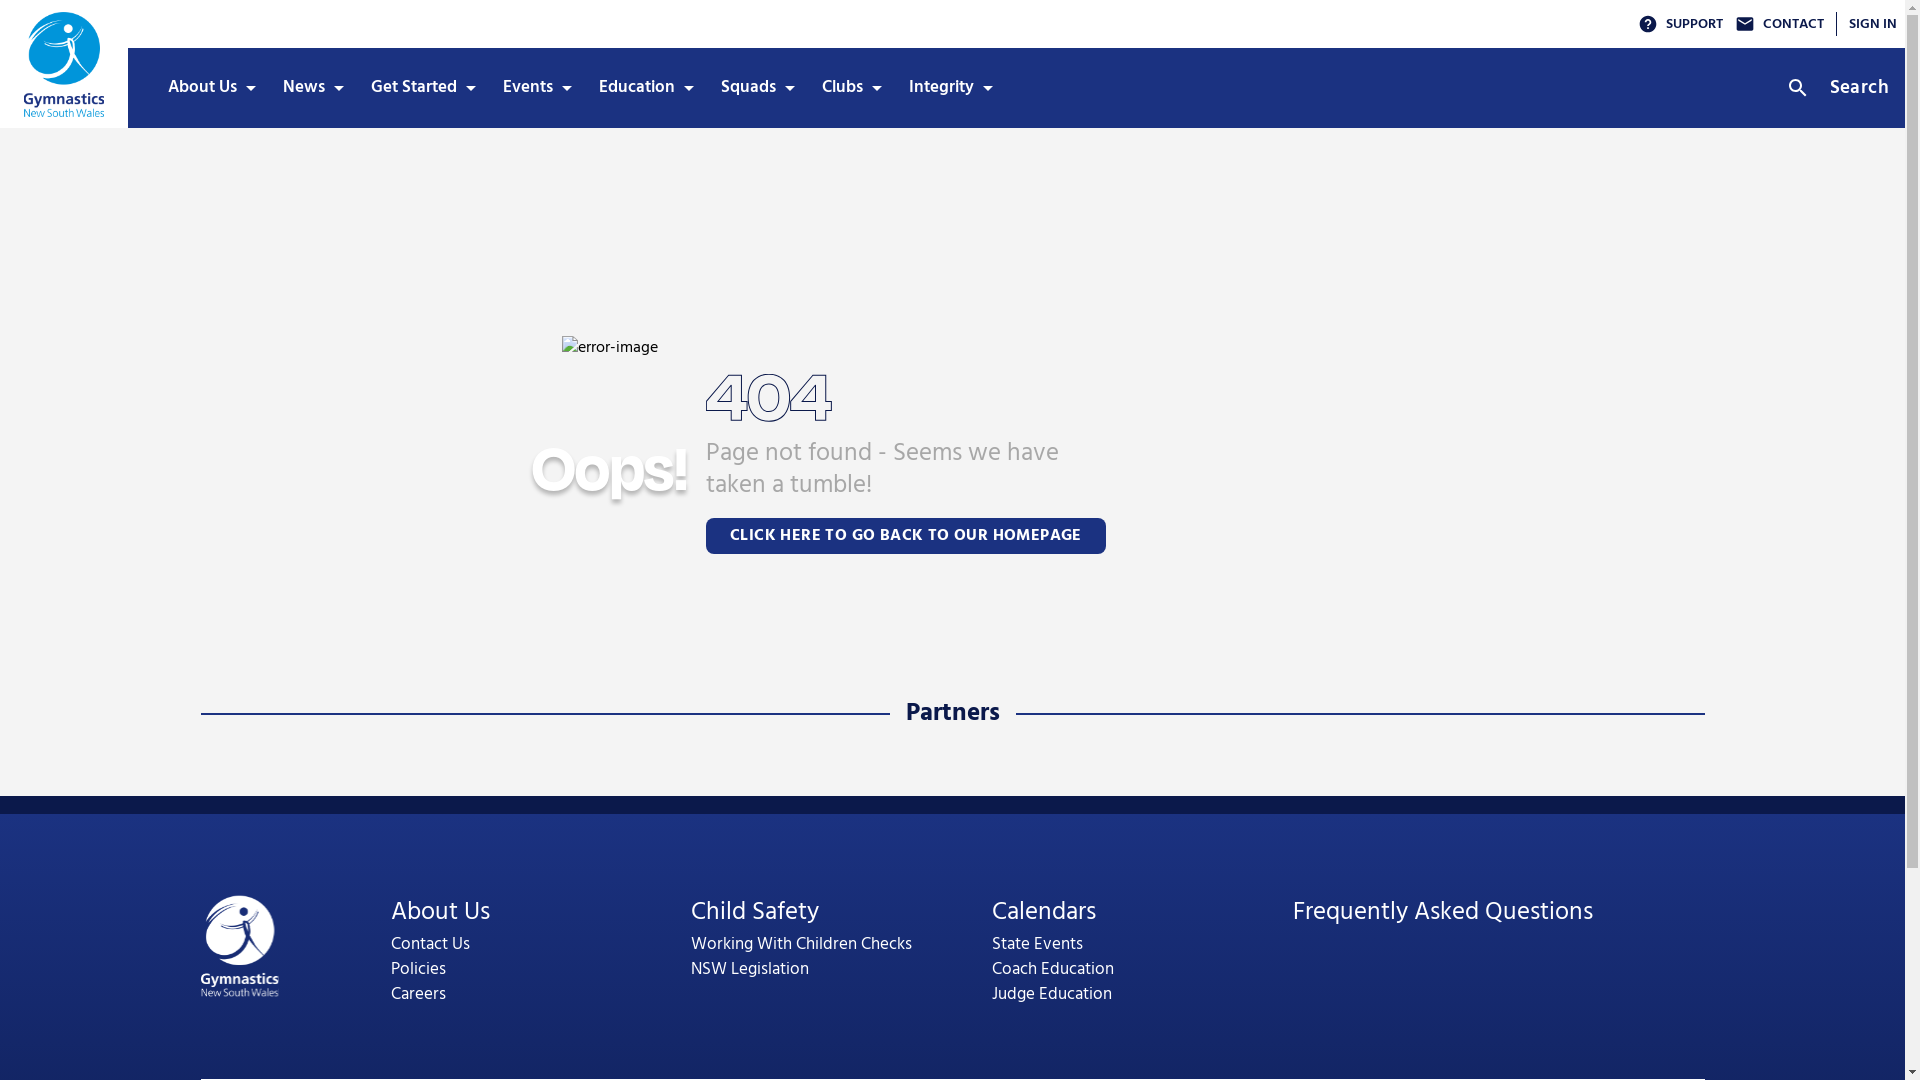 The width and height of the screenshot is (1920, 1080). Describe the element at coordinates (748, 968) in the screenshot. I see `'NSW Legislation'` at that location.